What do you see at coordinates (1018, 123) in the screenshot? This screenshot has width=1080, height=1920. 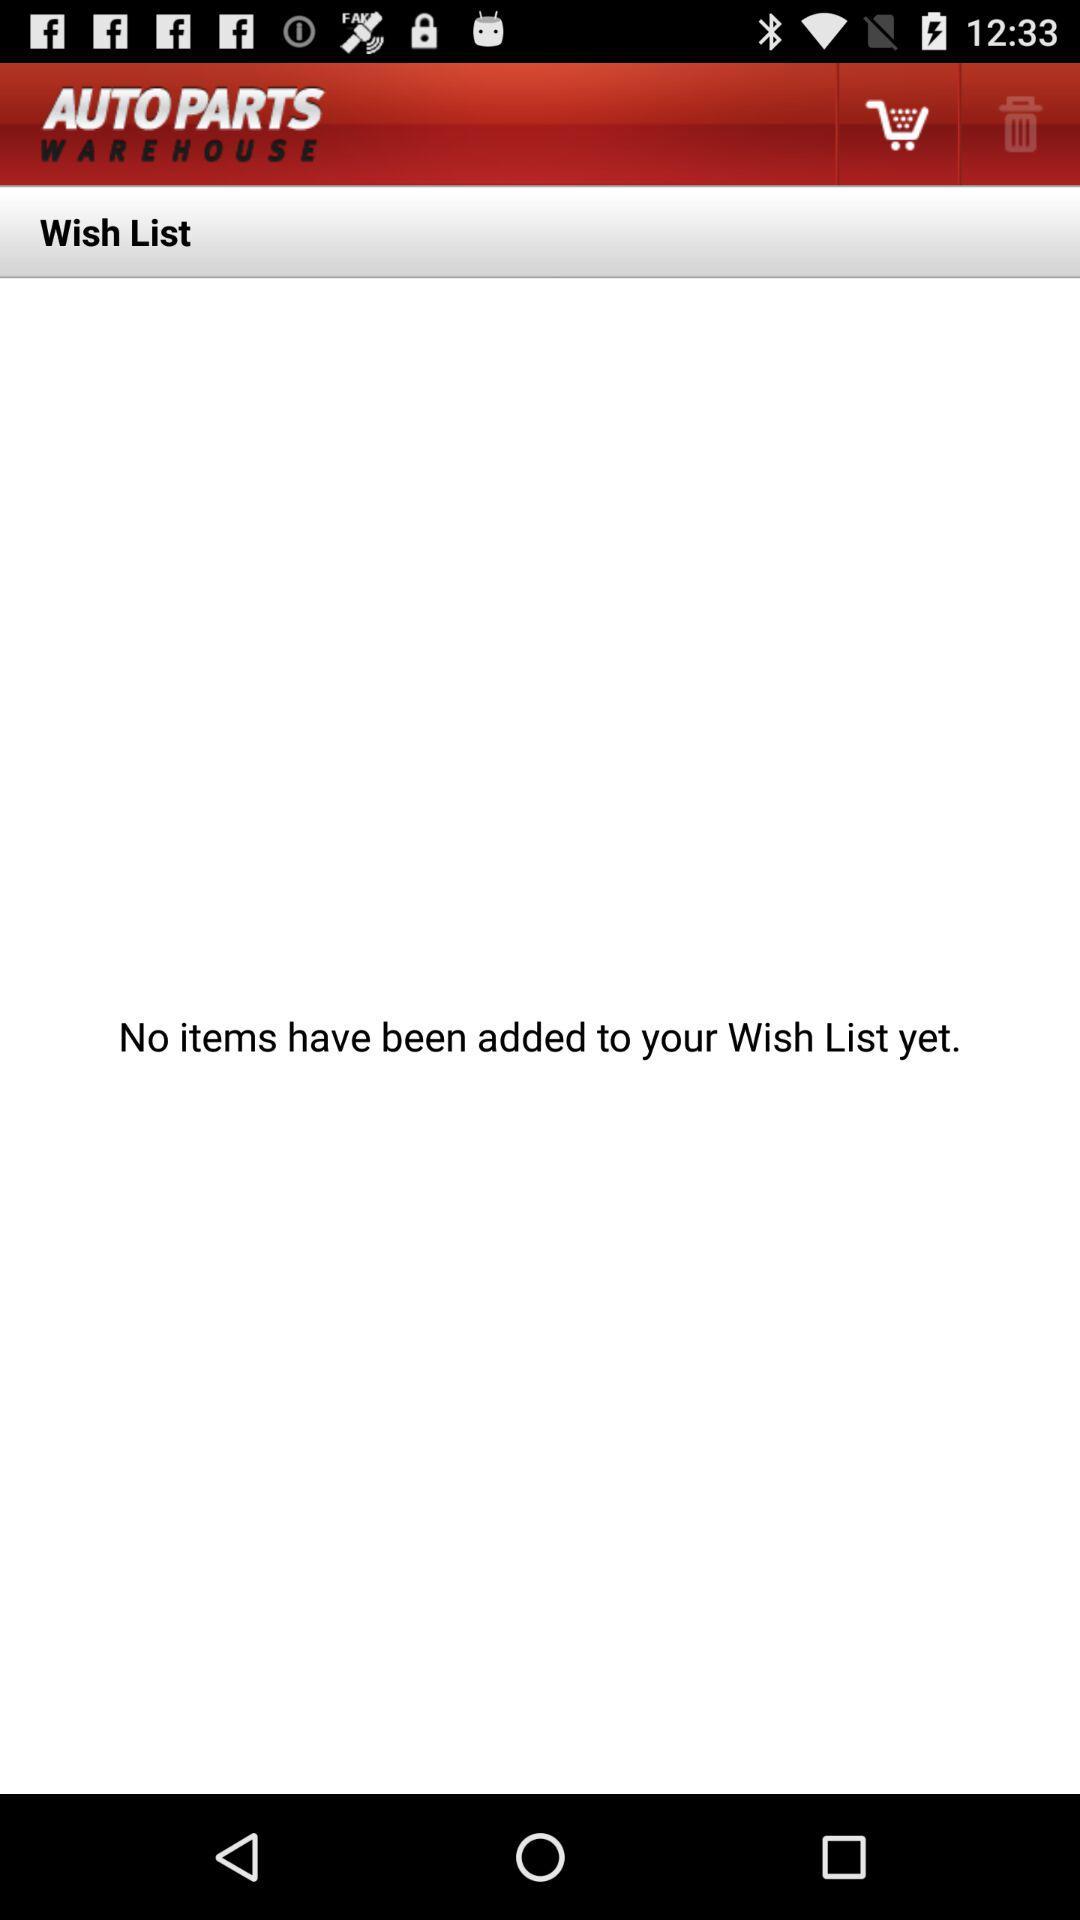 I see `the app above the wish list item` at bounding box center [1018, 123].